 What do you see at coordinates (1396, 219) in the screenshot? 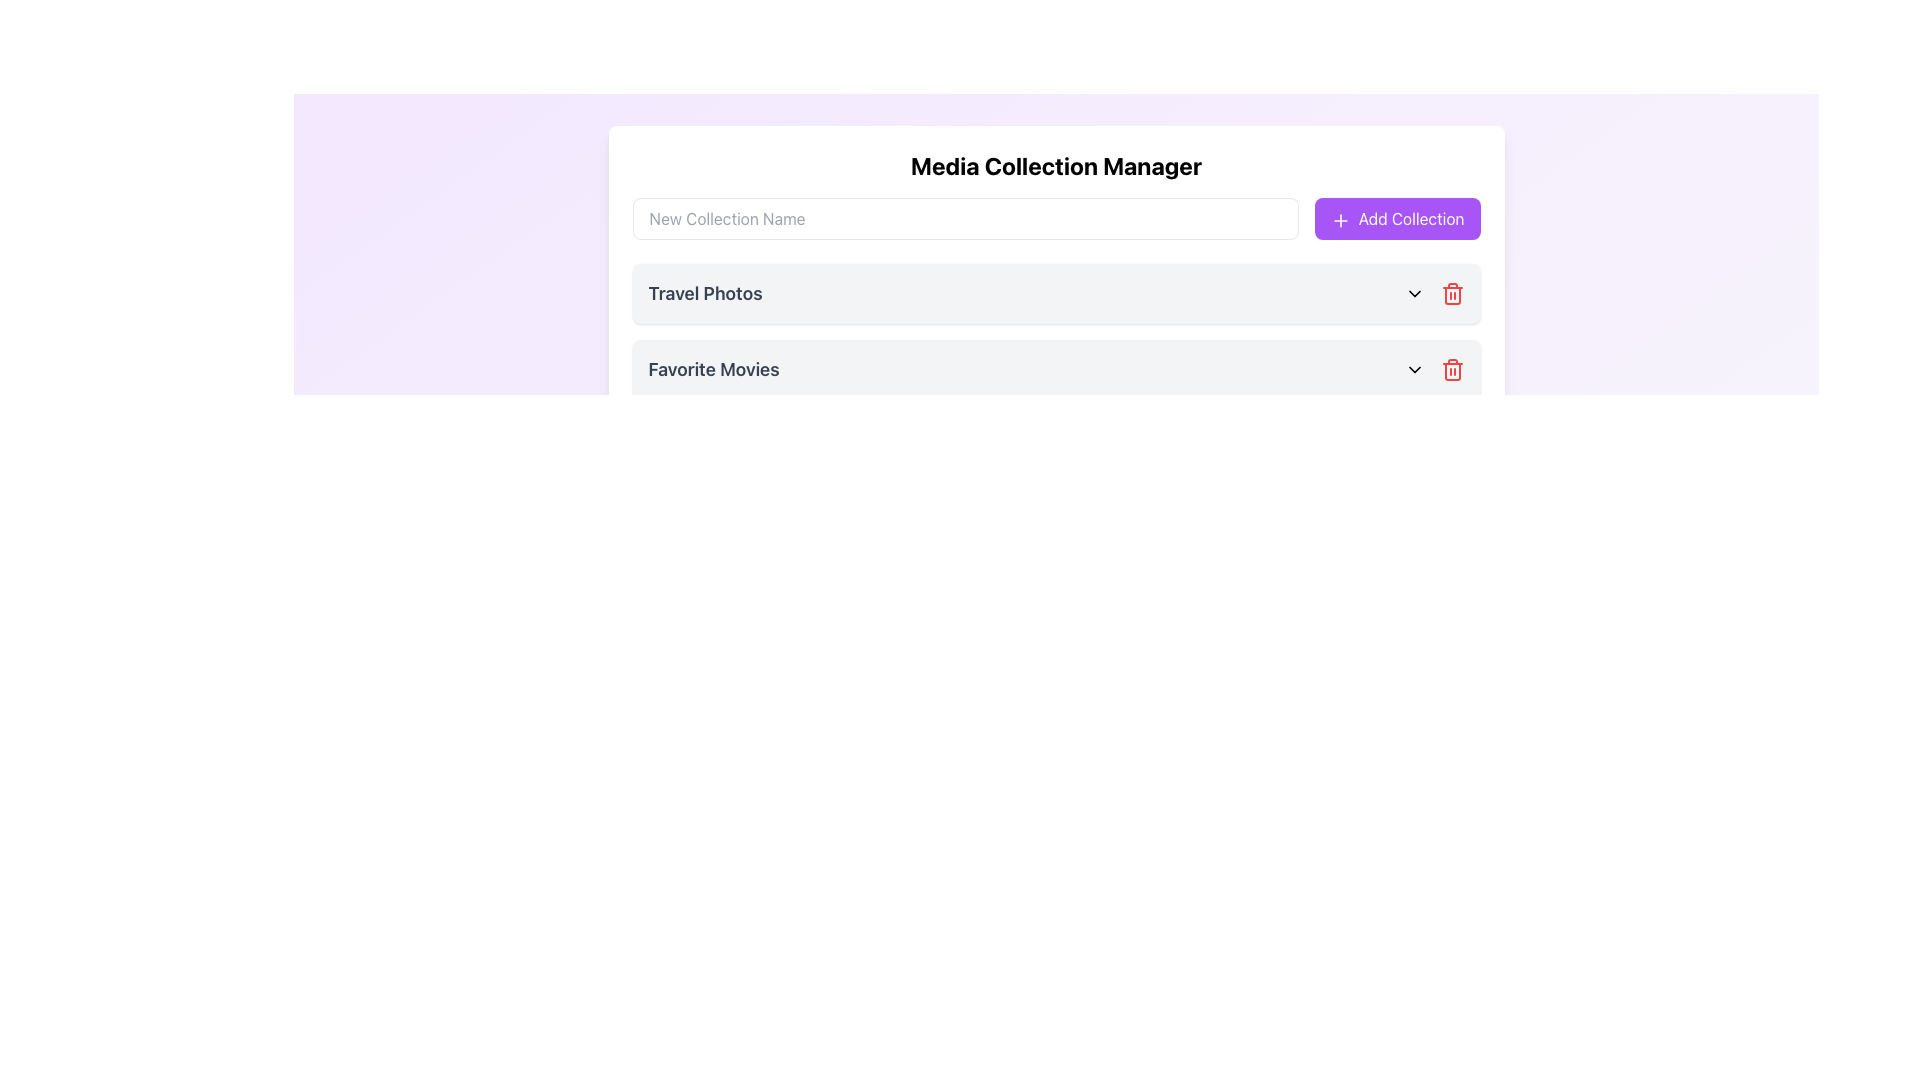
I see `the 'Add Collection' button, which has a purple background and white text` at bounding box center [1396, 219].